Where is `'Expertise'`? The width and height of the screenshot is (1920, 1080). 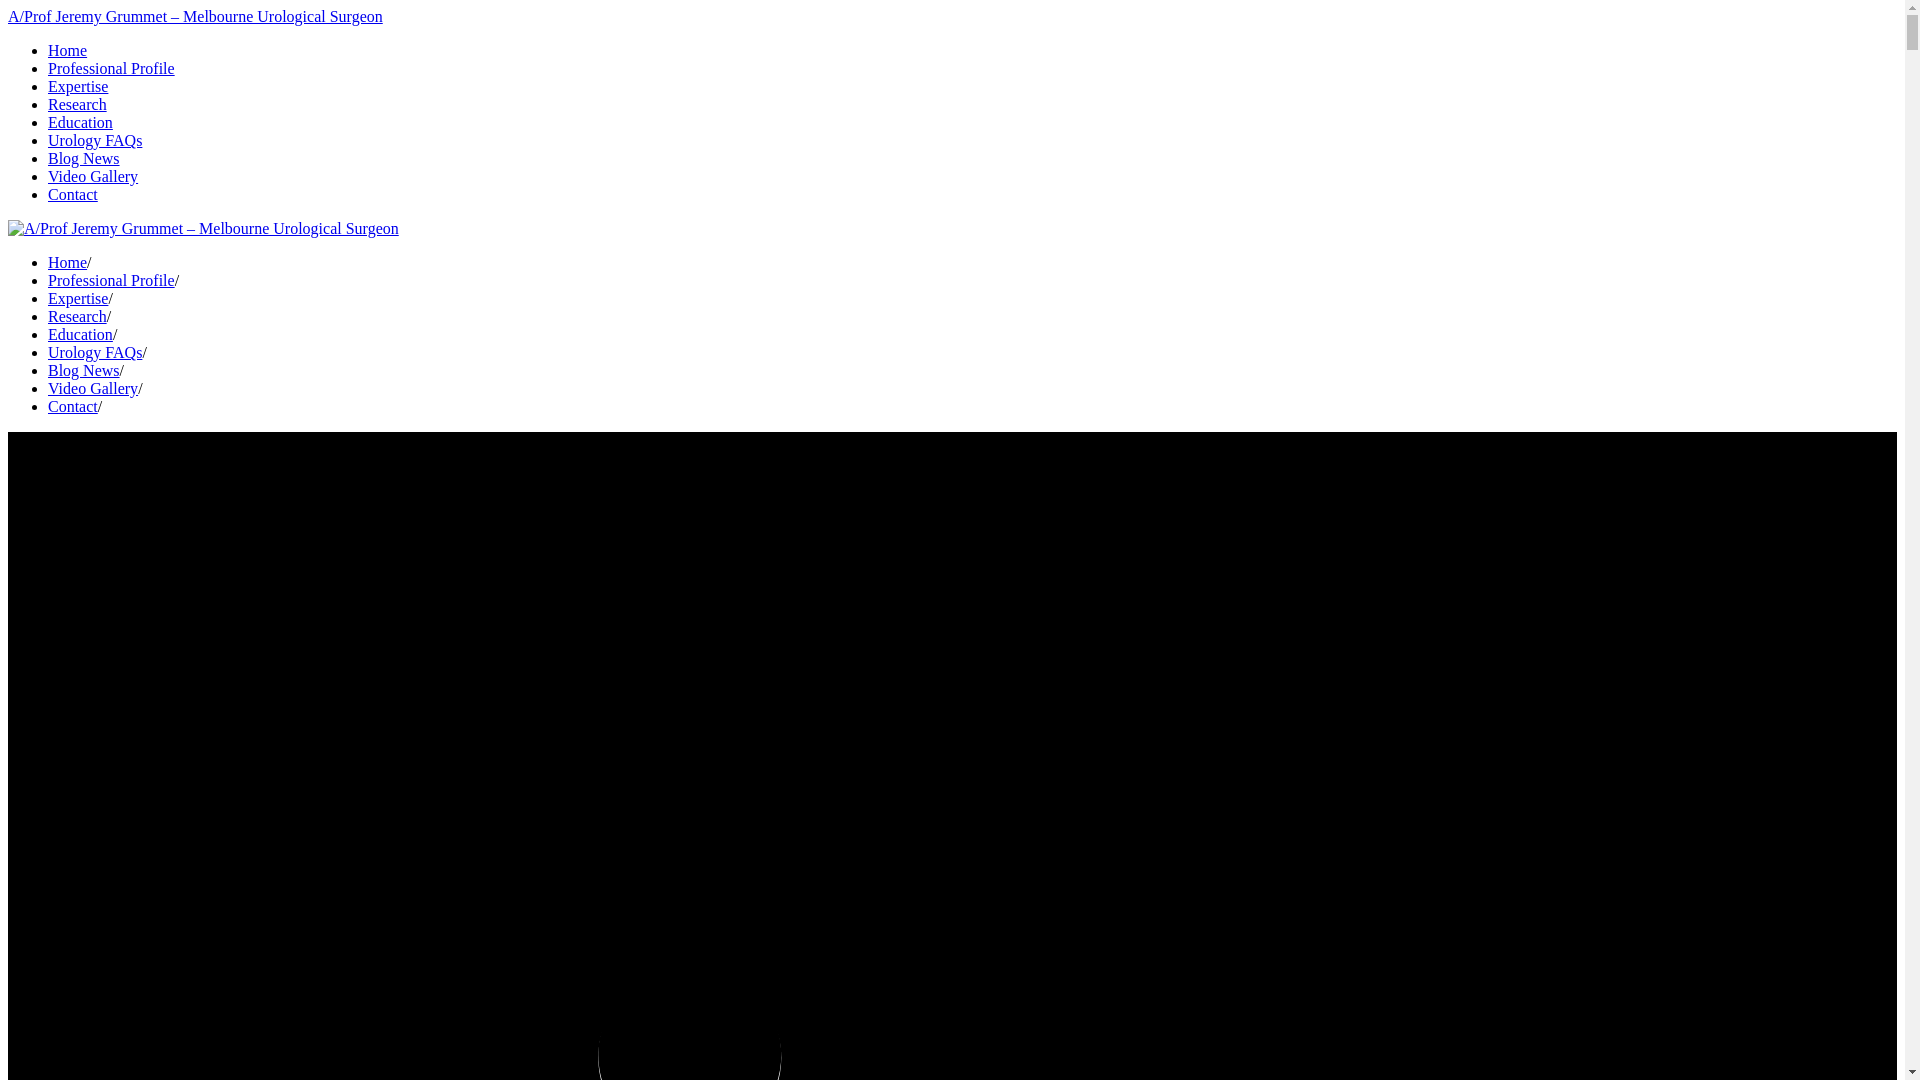 'Expertise' is located at coordinates (77, 85).